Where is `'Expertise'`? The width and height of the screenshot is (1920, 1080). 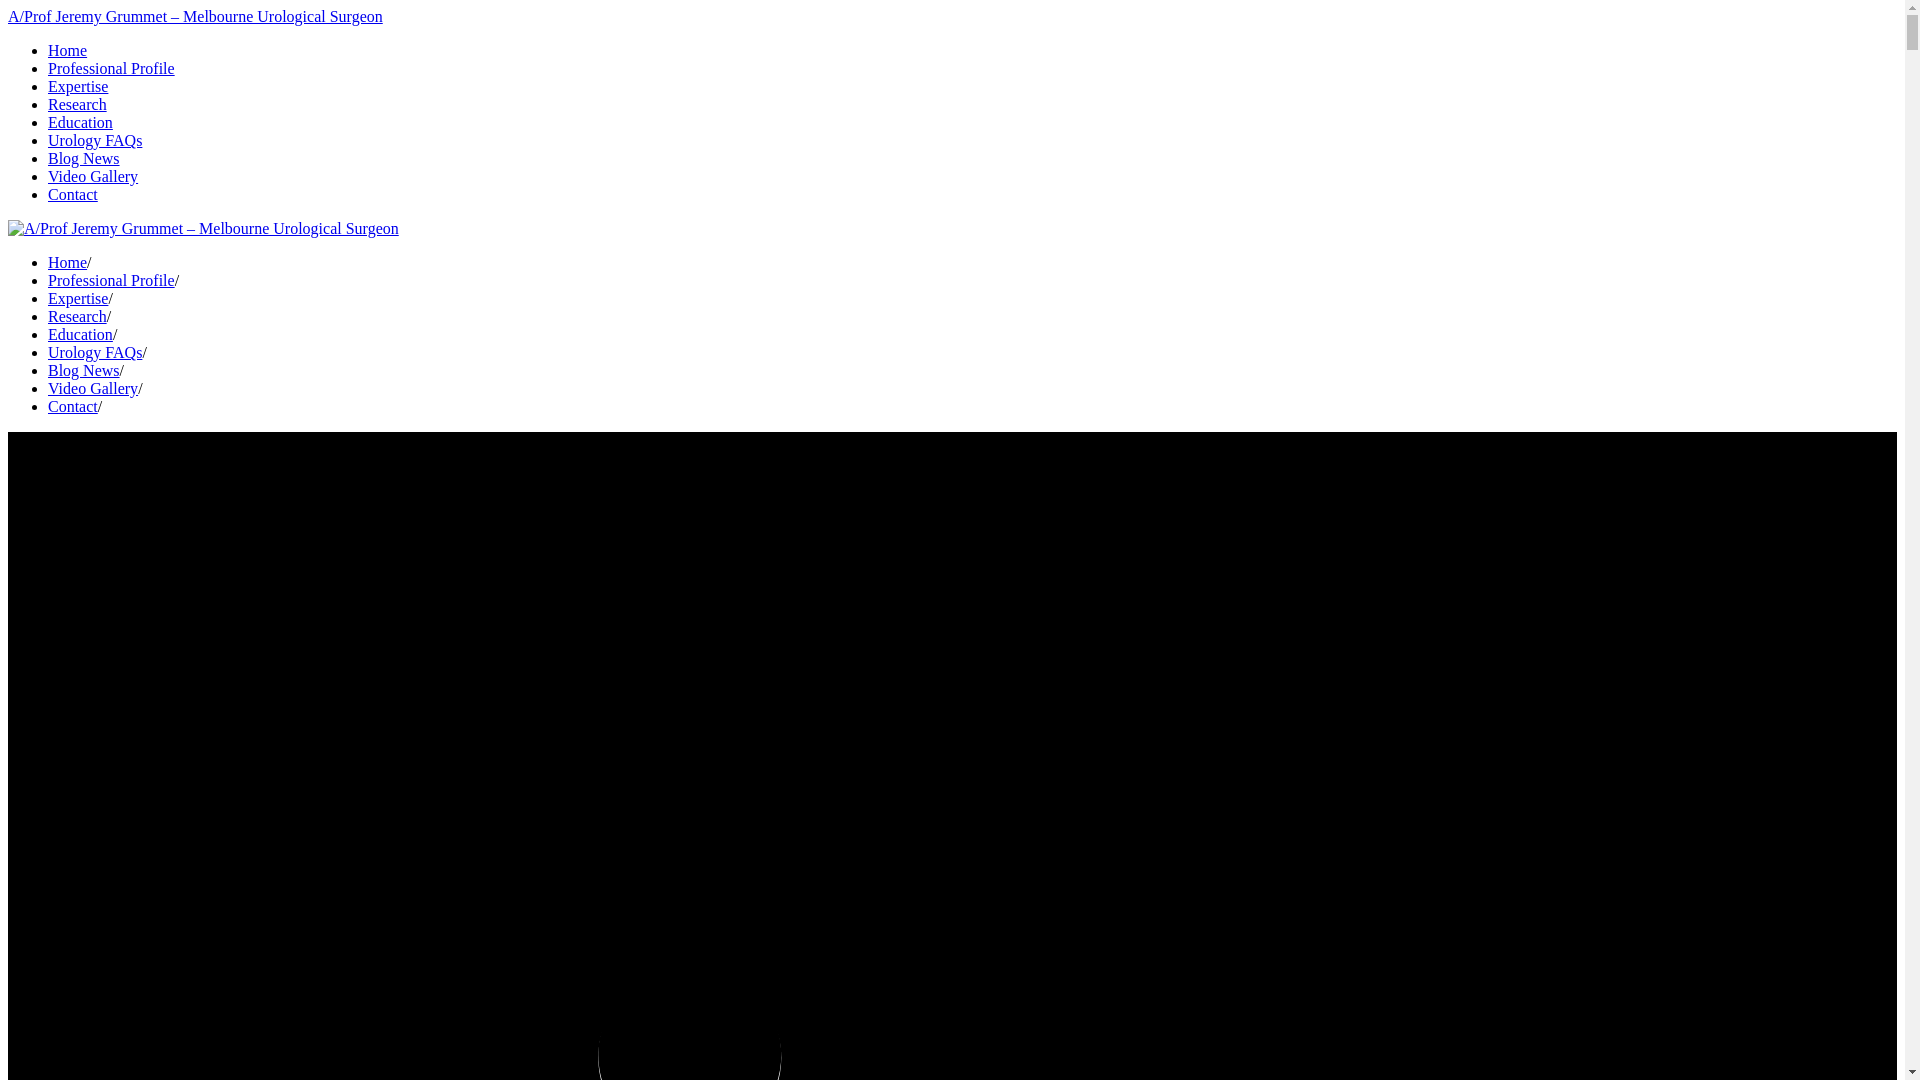 'Expertise' is located at coordinates (77, 85).